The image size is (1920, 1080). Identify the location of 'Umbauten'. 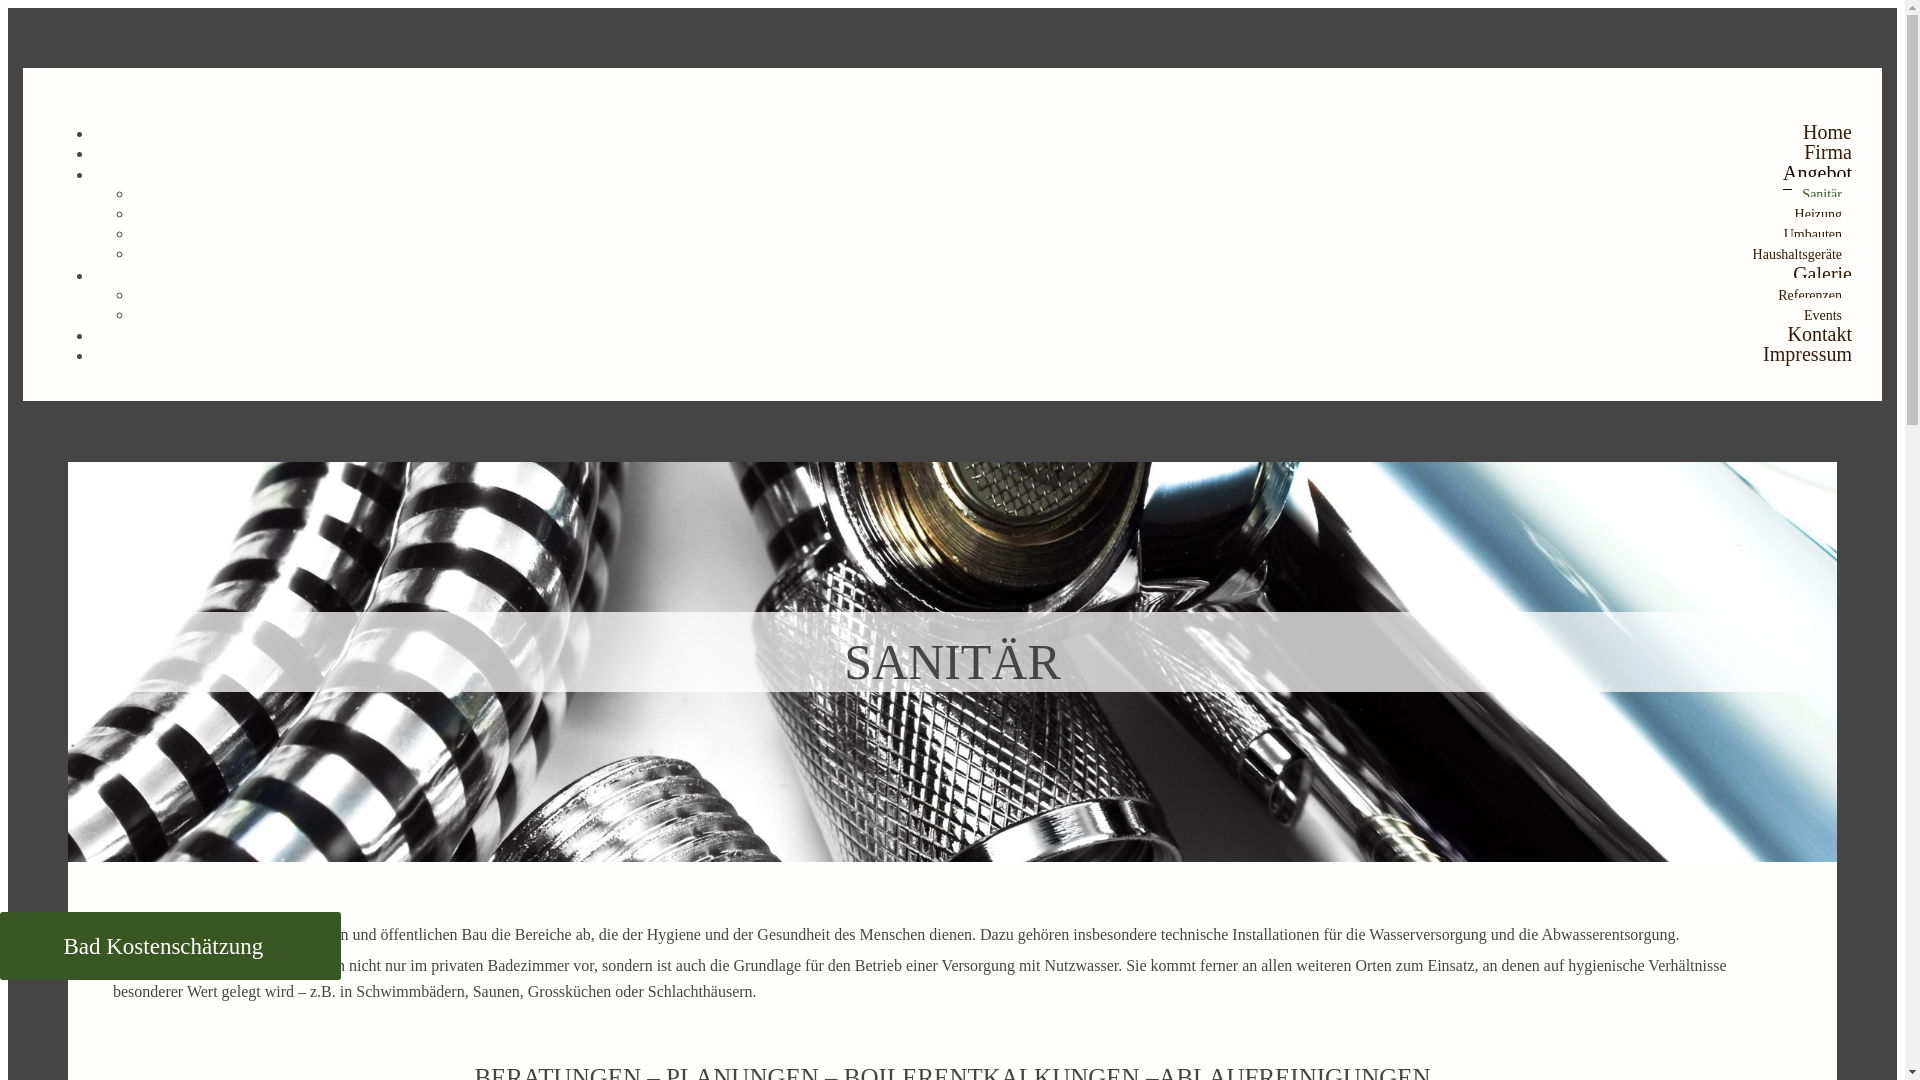
(1813, 233).